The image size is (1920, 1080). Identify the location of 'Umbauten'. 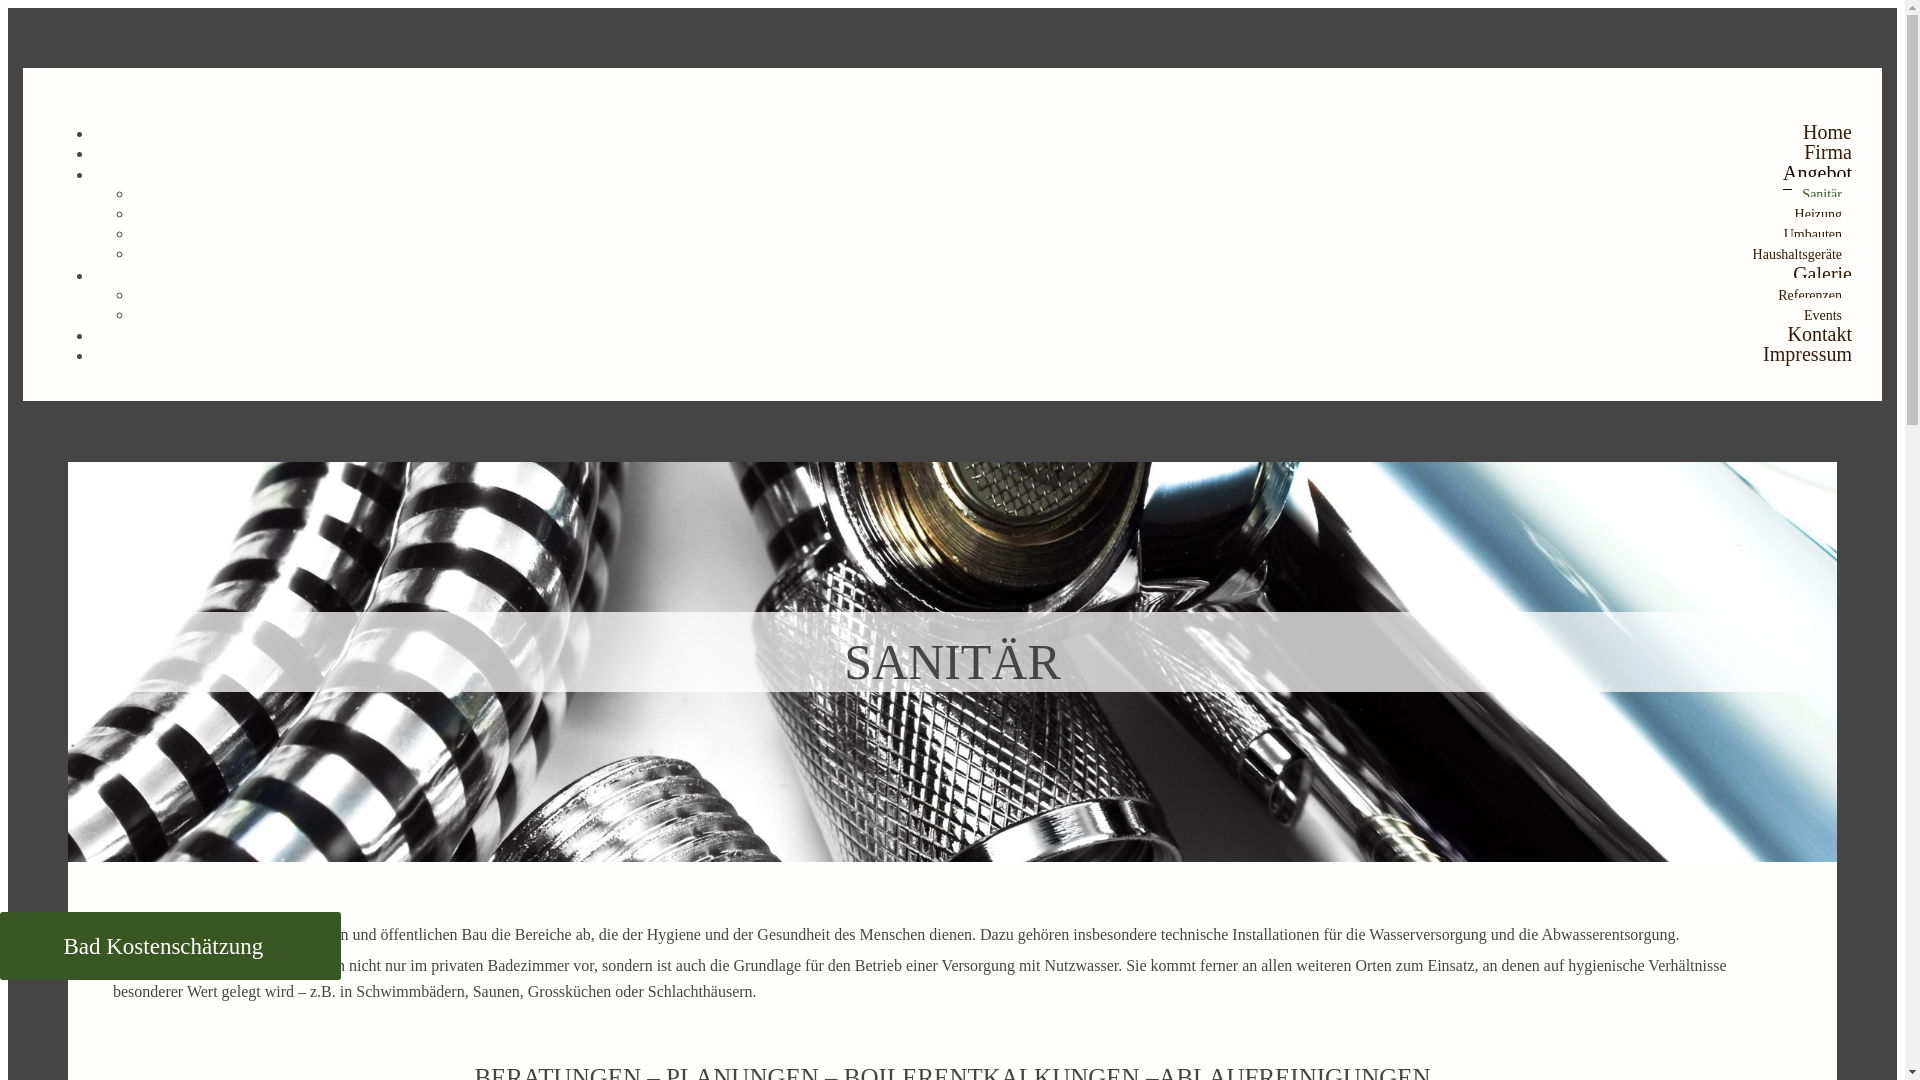
(1813, 233).